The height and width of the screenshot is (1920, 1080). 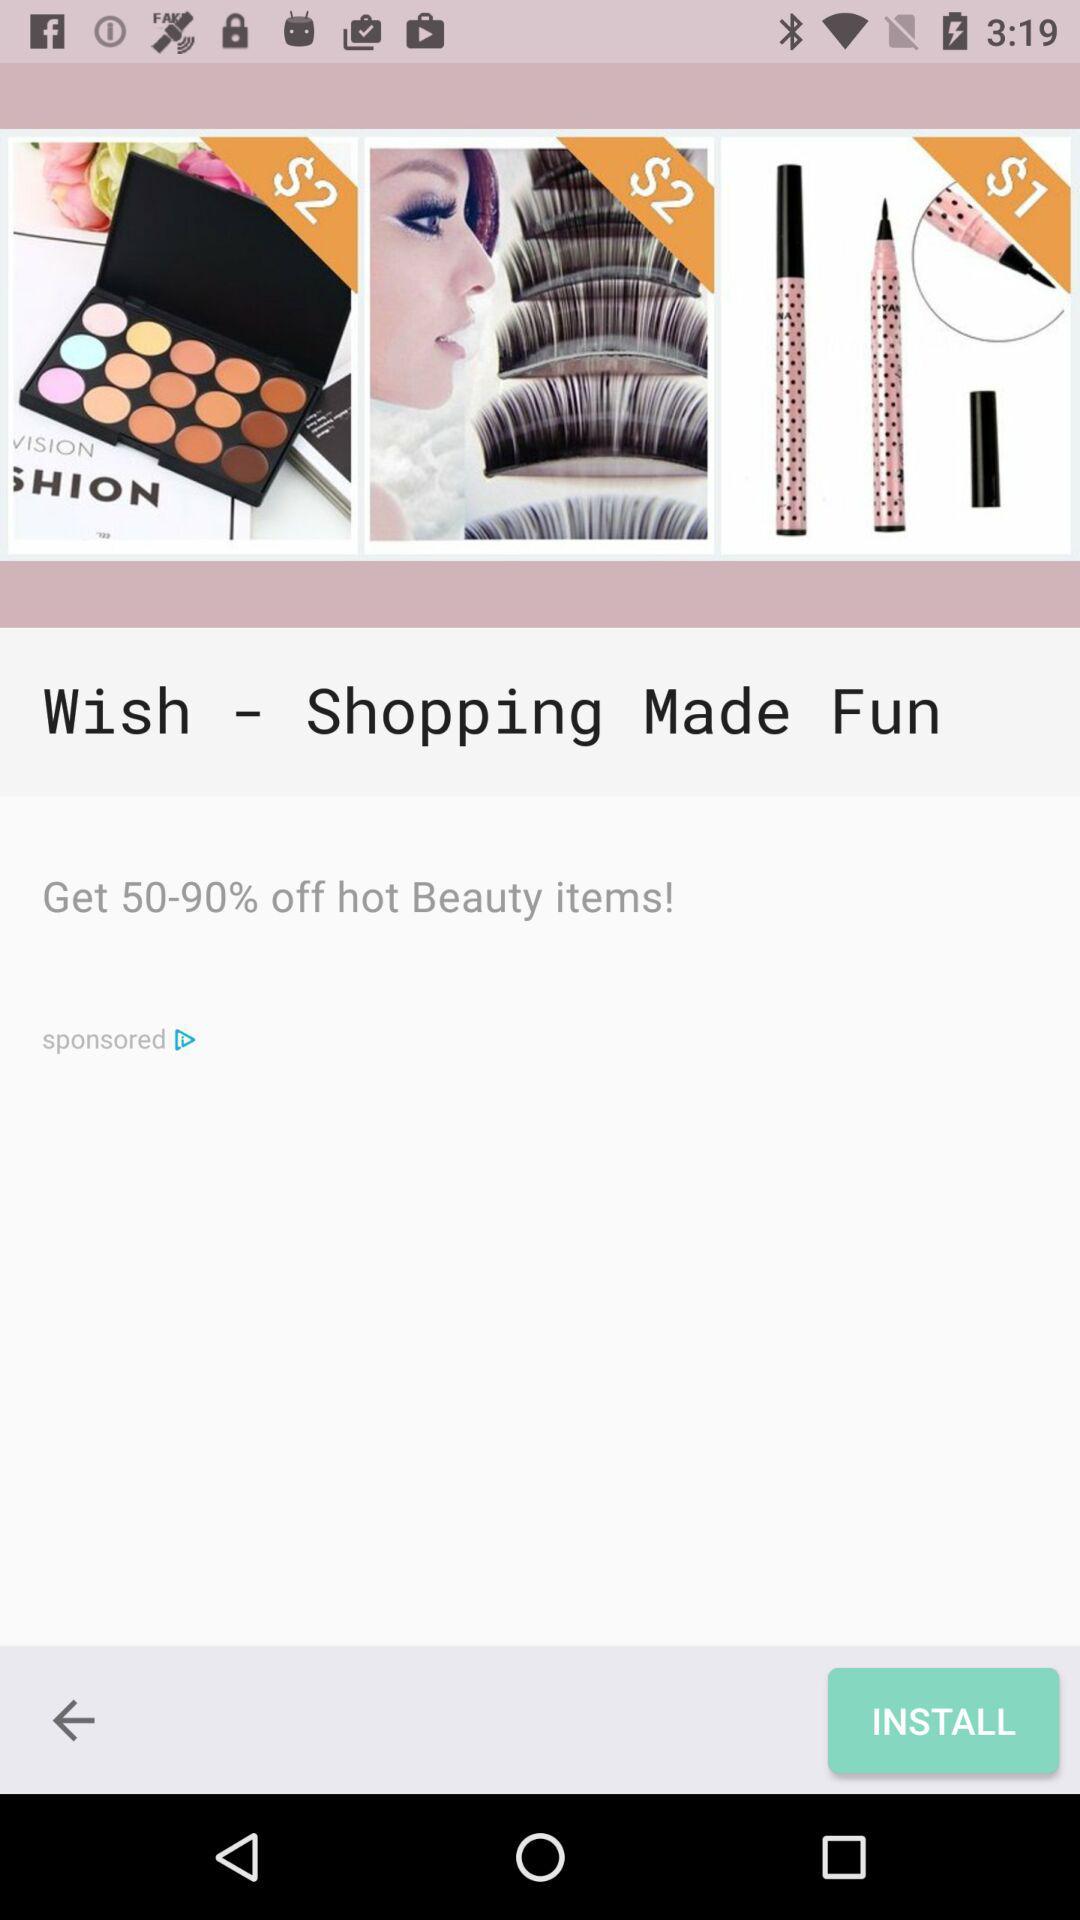 I want to click on icon above wish shopping made item, so click(x=540, y=345).